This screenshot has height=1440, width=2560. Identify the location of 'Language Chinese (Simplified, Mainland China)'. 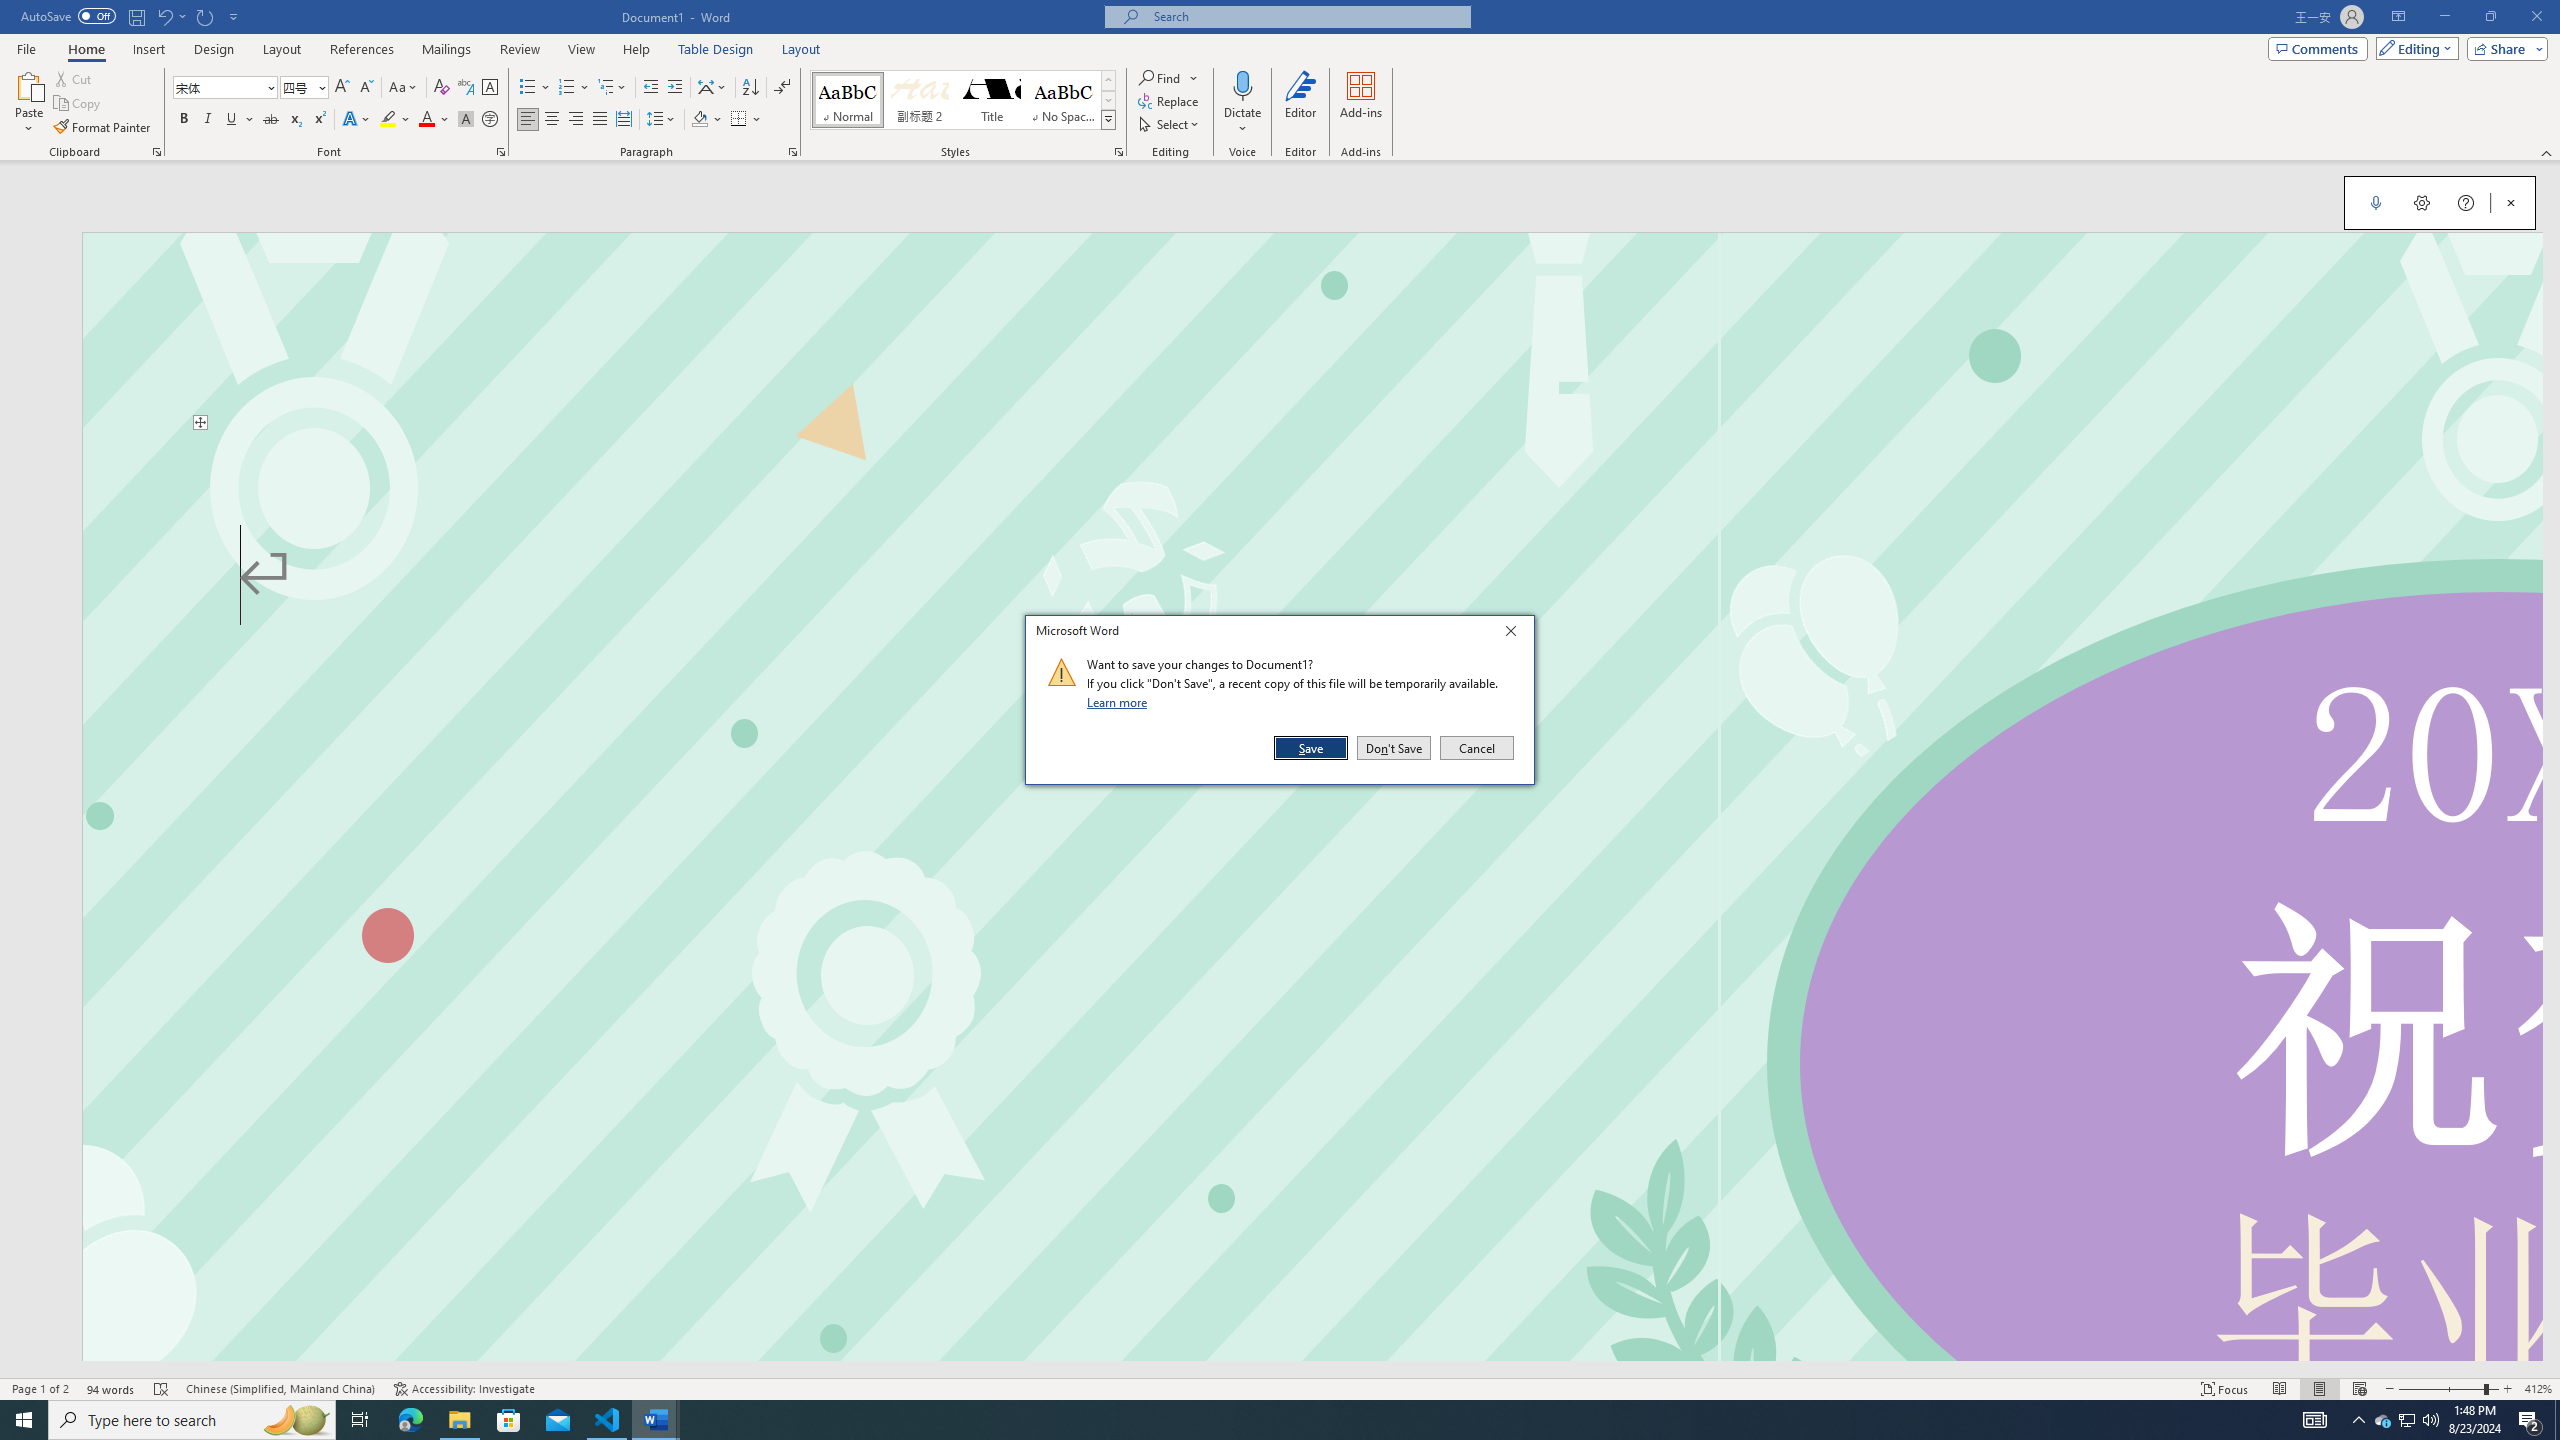
(281, 1389).